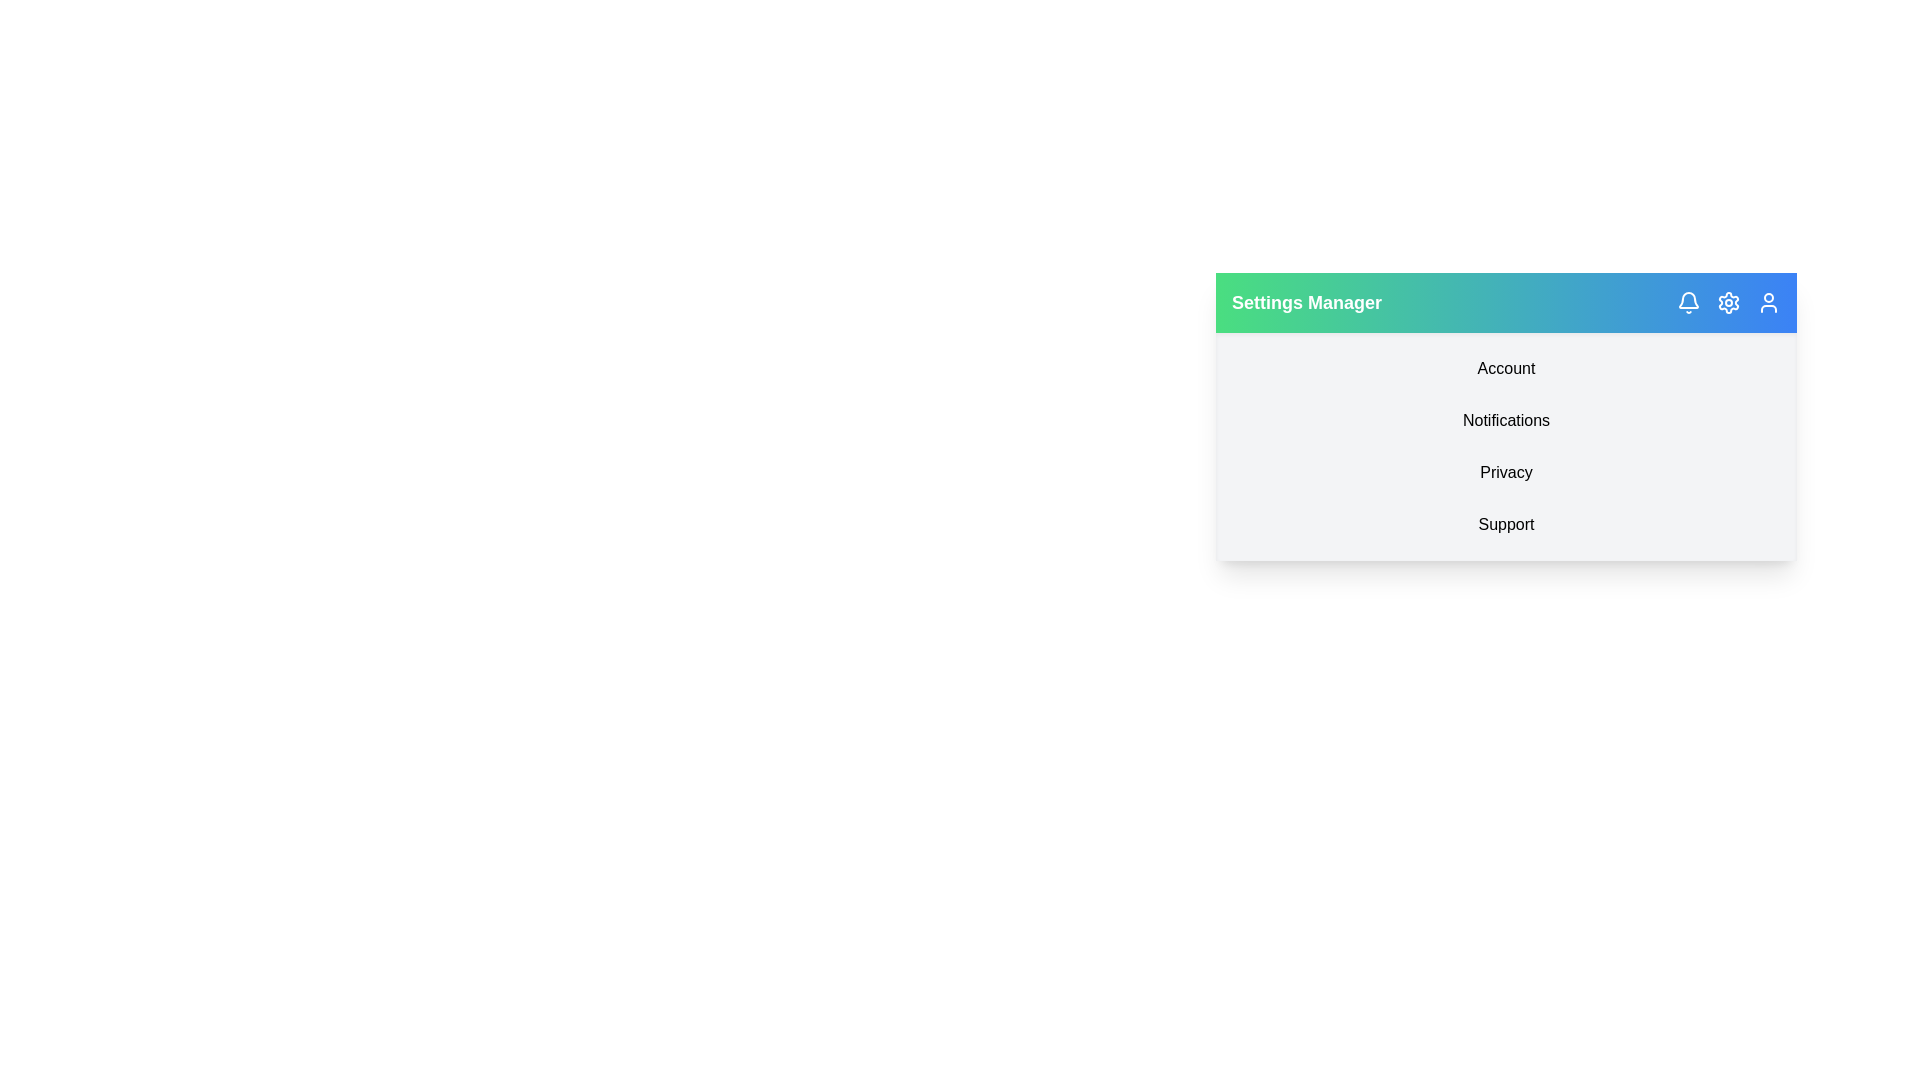 This screenshot has width=1920, height=1080. What do you see at coordinates (1688, 303) in the screenshot?
I see `the notification bell icon` at bounding box center [1688, 303].